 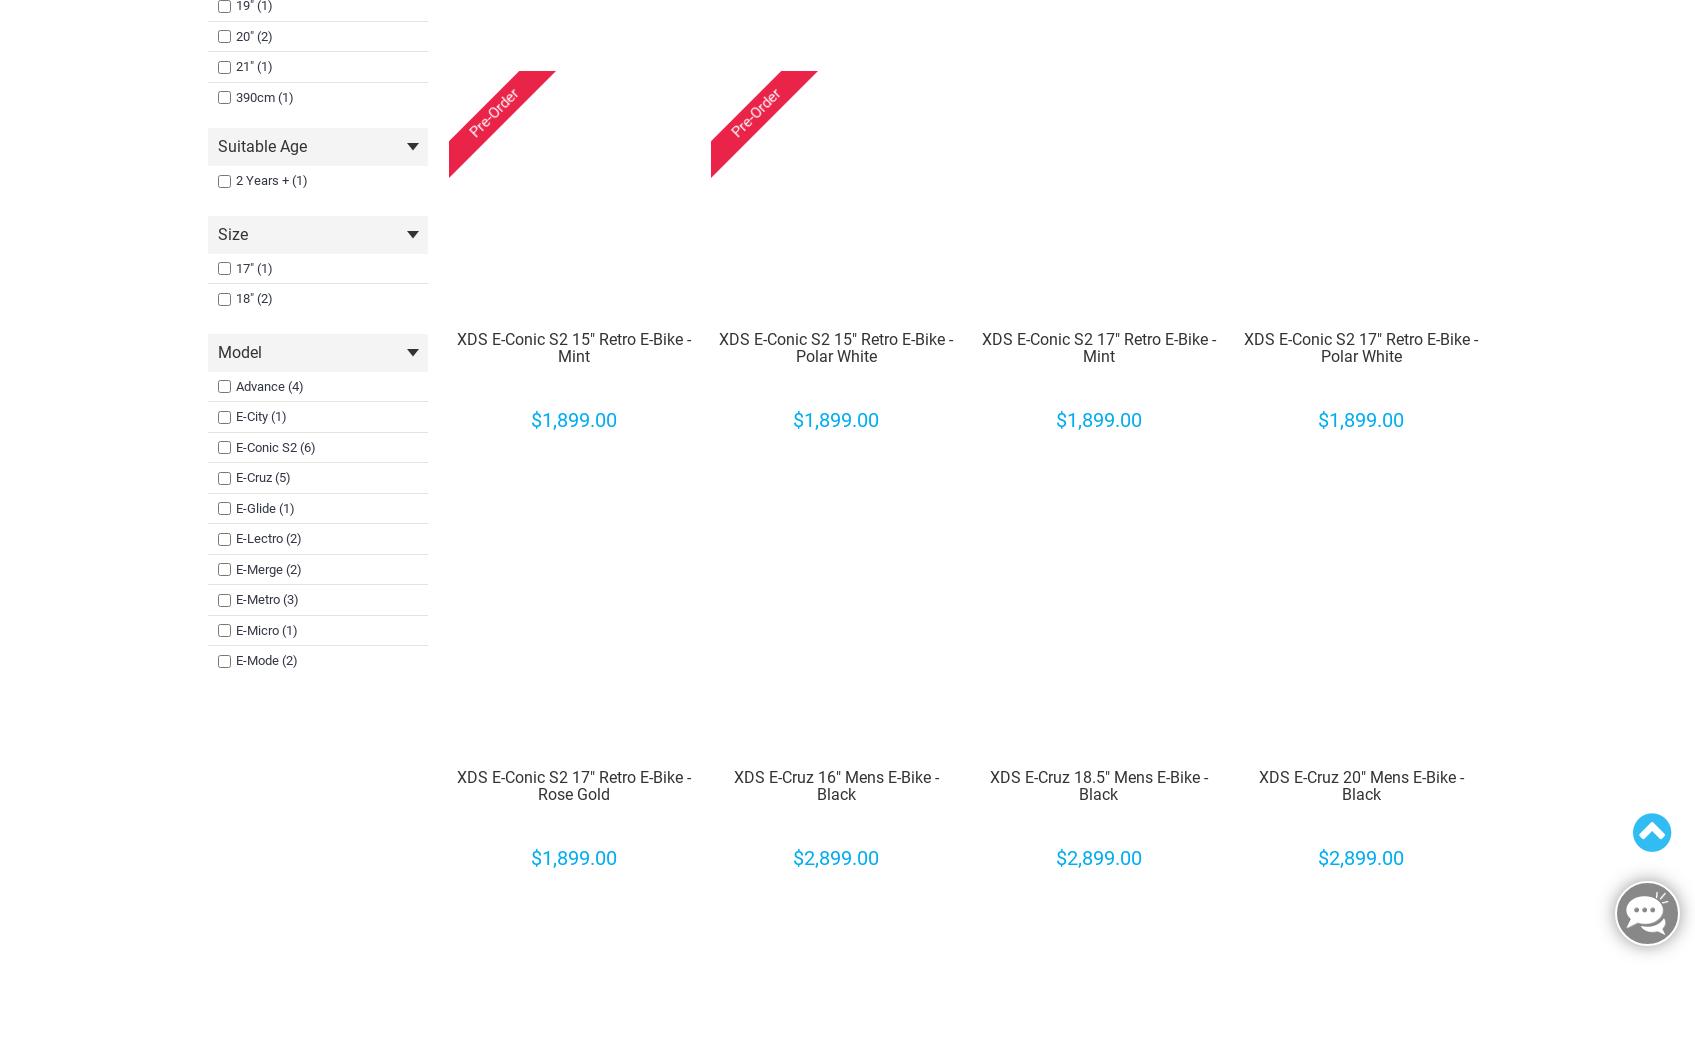 I want to click on '390cm (1)', so click(x=264, y=95).